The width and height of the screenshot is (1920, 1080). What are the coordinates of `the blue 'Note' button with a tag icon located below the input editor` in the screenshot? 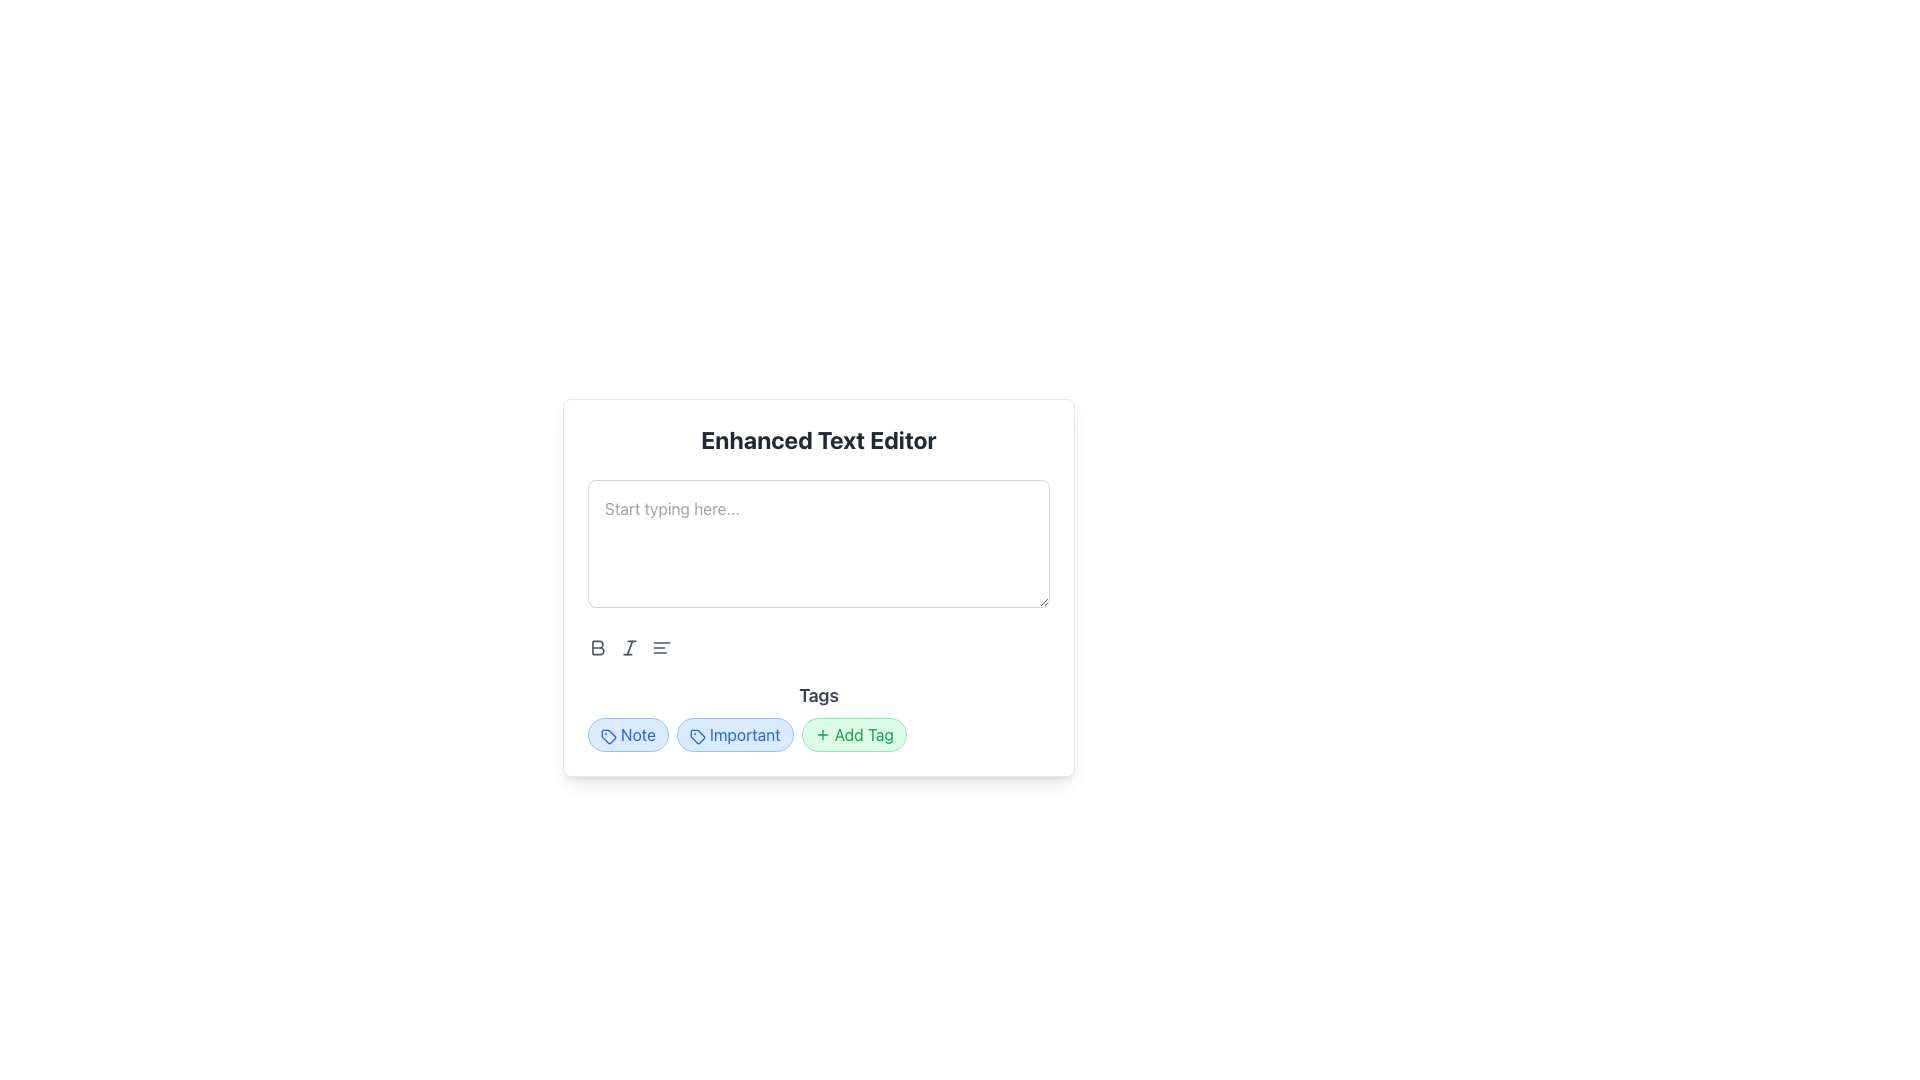 It's located at (627, 735).